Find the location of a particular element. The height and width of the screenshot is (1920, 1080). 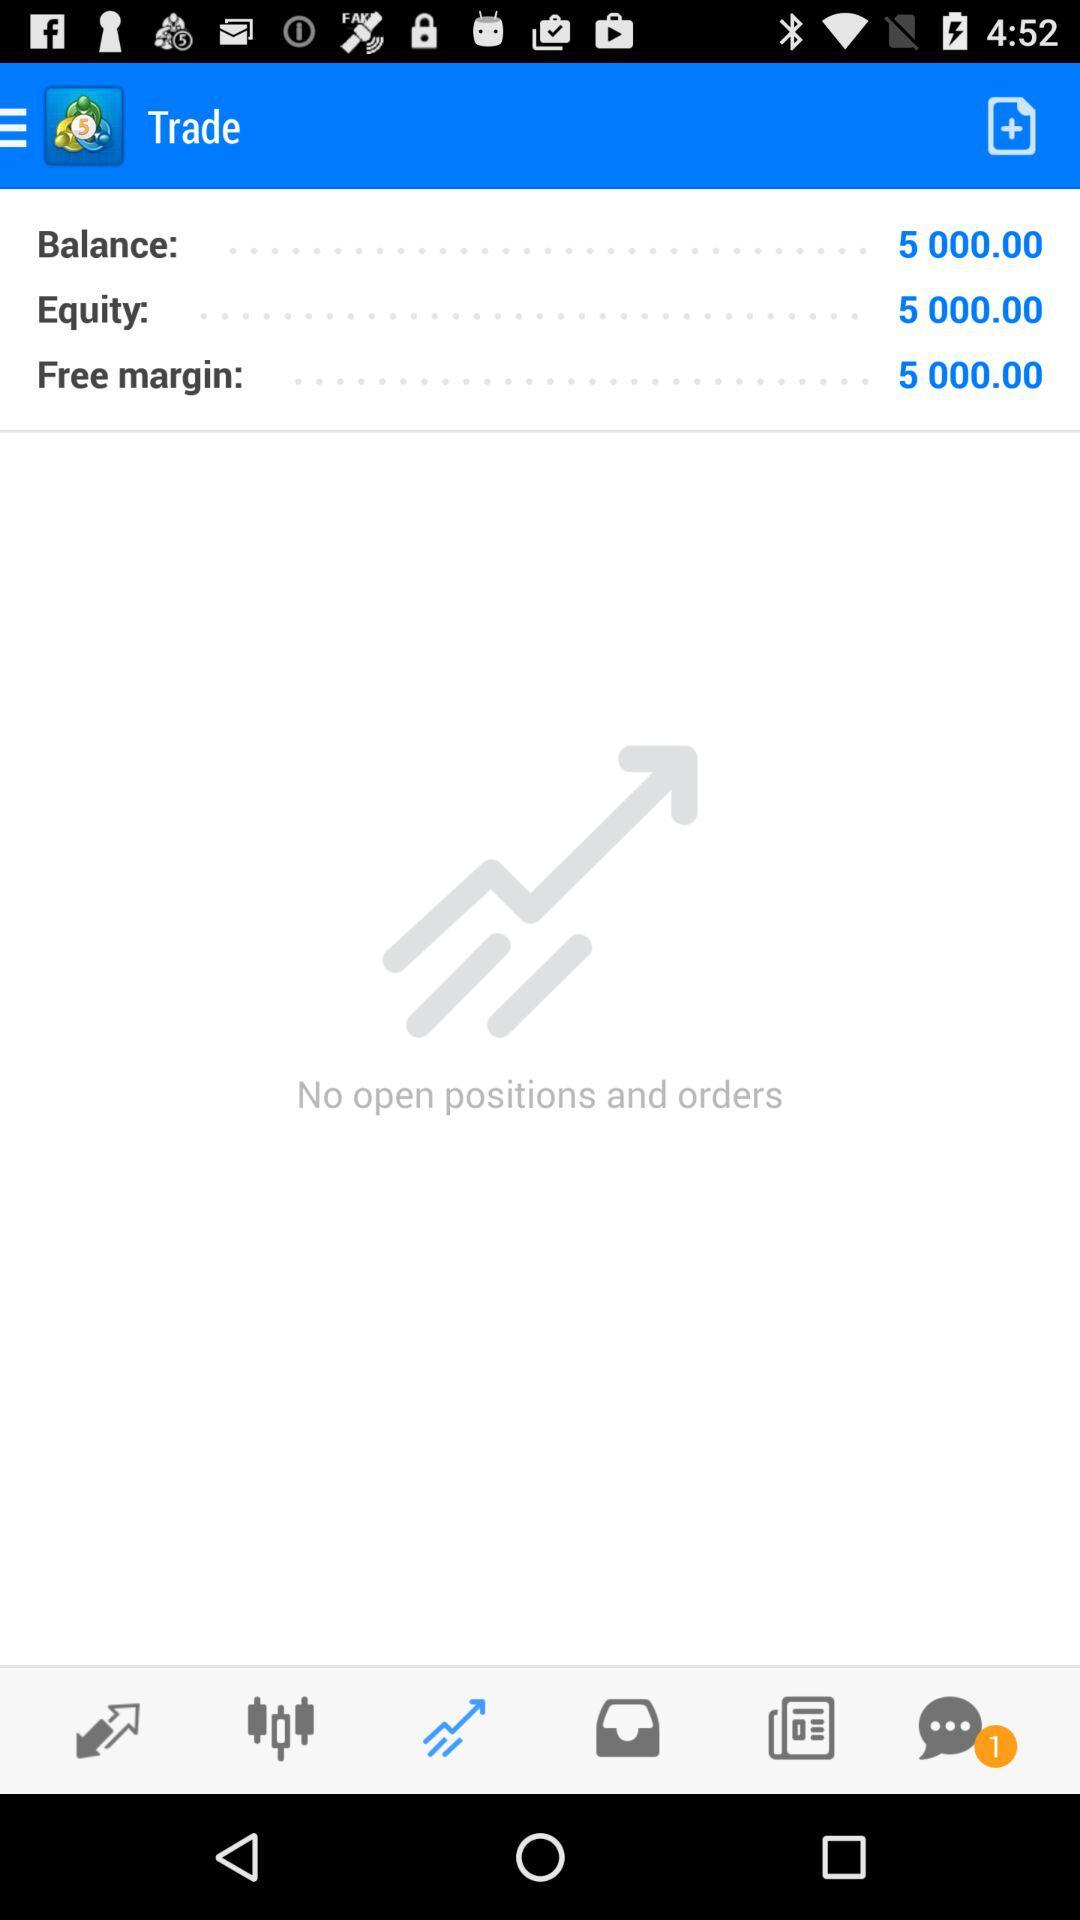

balance: item is located at coordinates (107, 242).